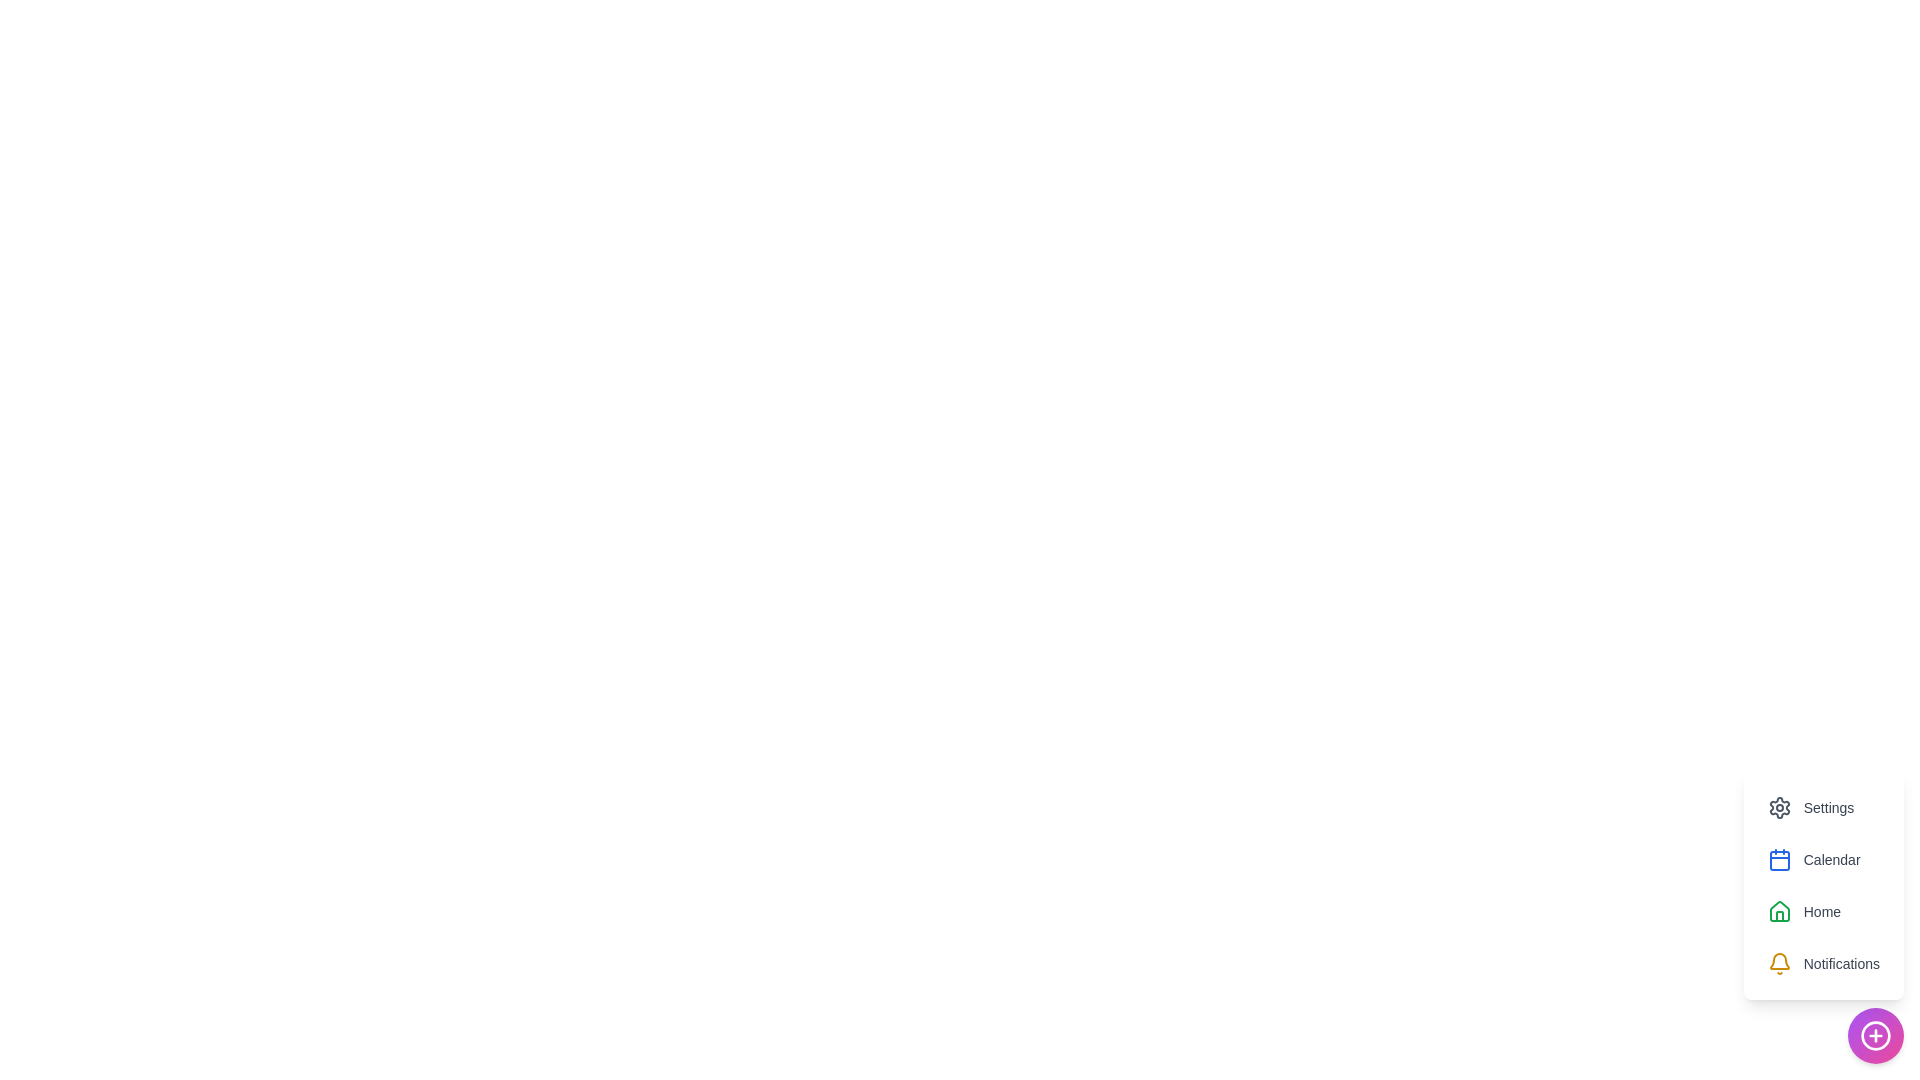  Describe the element at coordinates (1810, 806) in the screenshot. I see `the Settings option to view its hover effect` at that location.